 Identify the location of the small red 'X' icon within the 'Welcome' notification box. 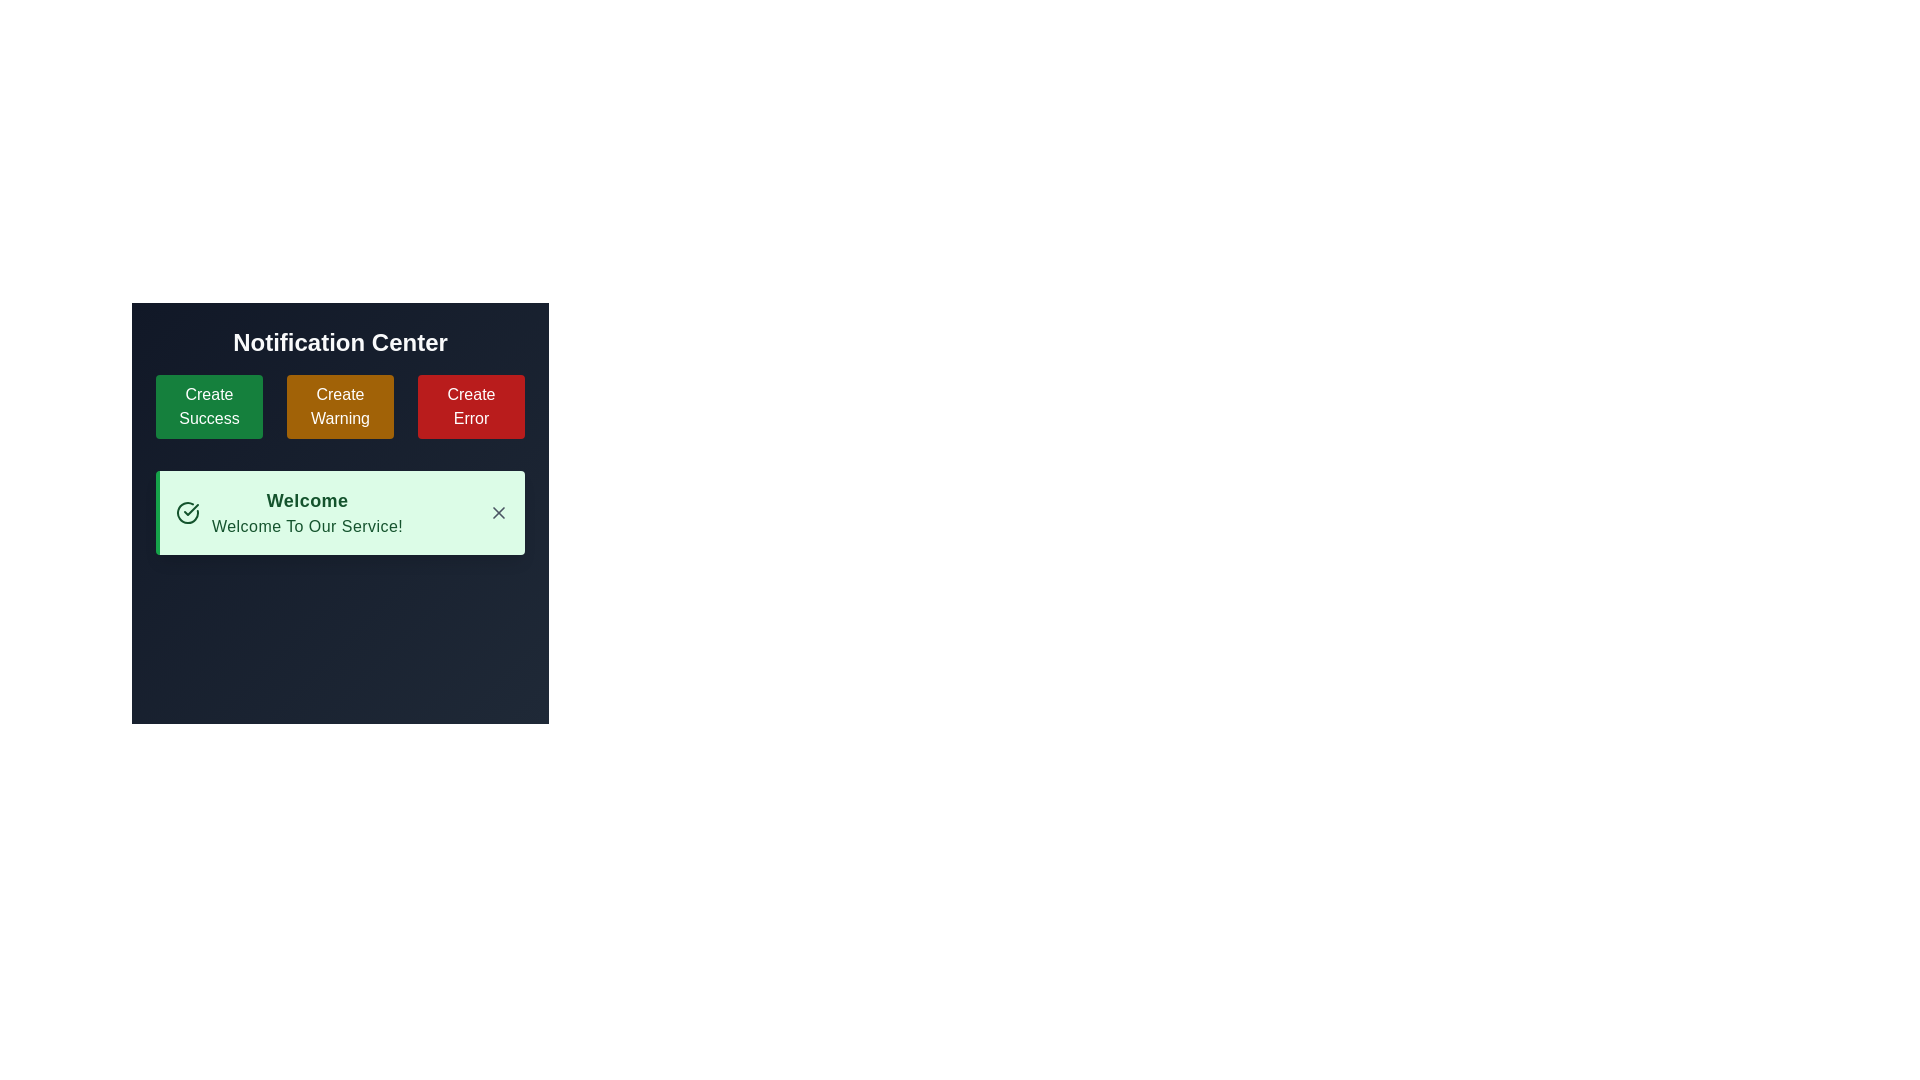
(499, 512).